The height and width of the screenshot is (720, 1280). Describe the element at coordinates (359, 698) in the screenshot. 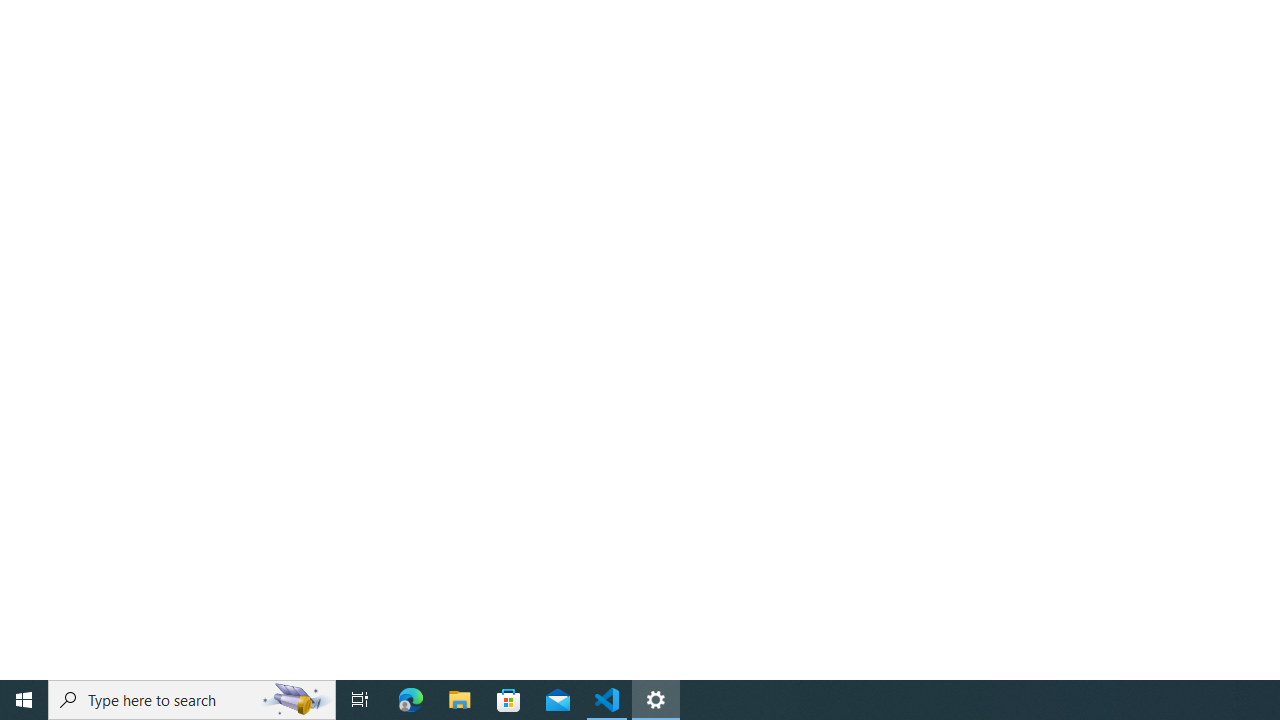

I see `'Task View'` at that location.